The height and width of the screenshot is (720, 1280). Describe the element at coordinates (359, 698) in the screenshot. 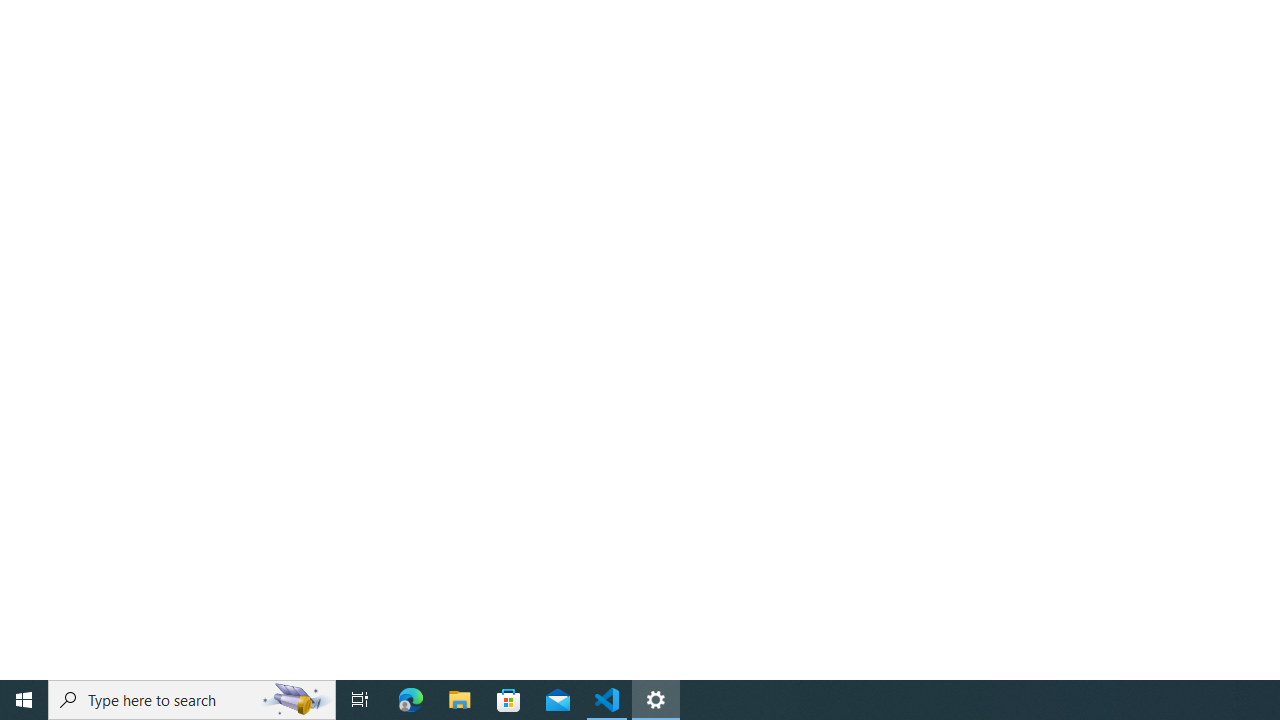

I see `'Task View'` at that location.